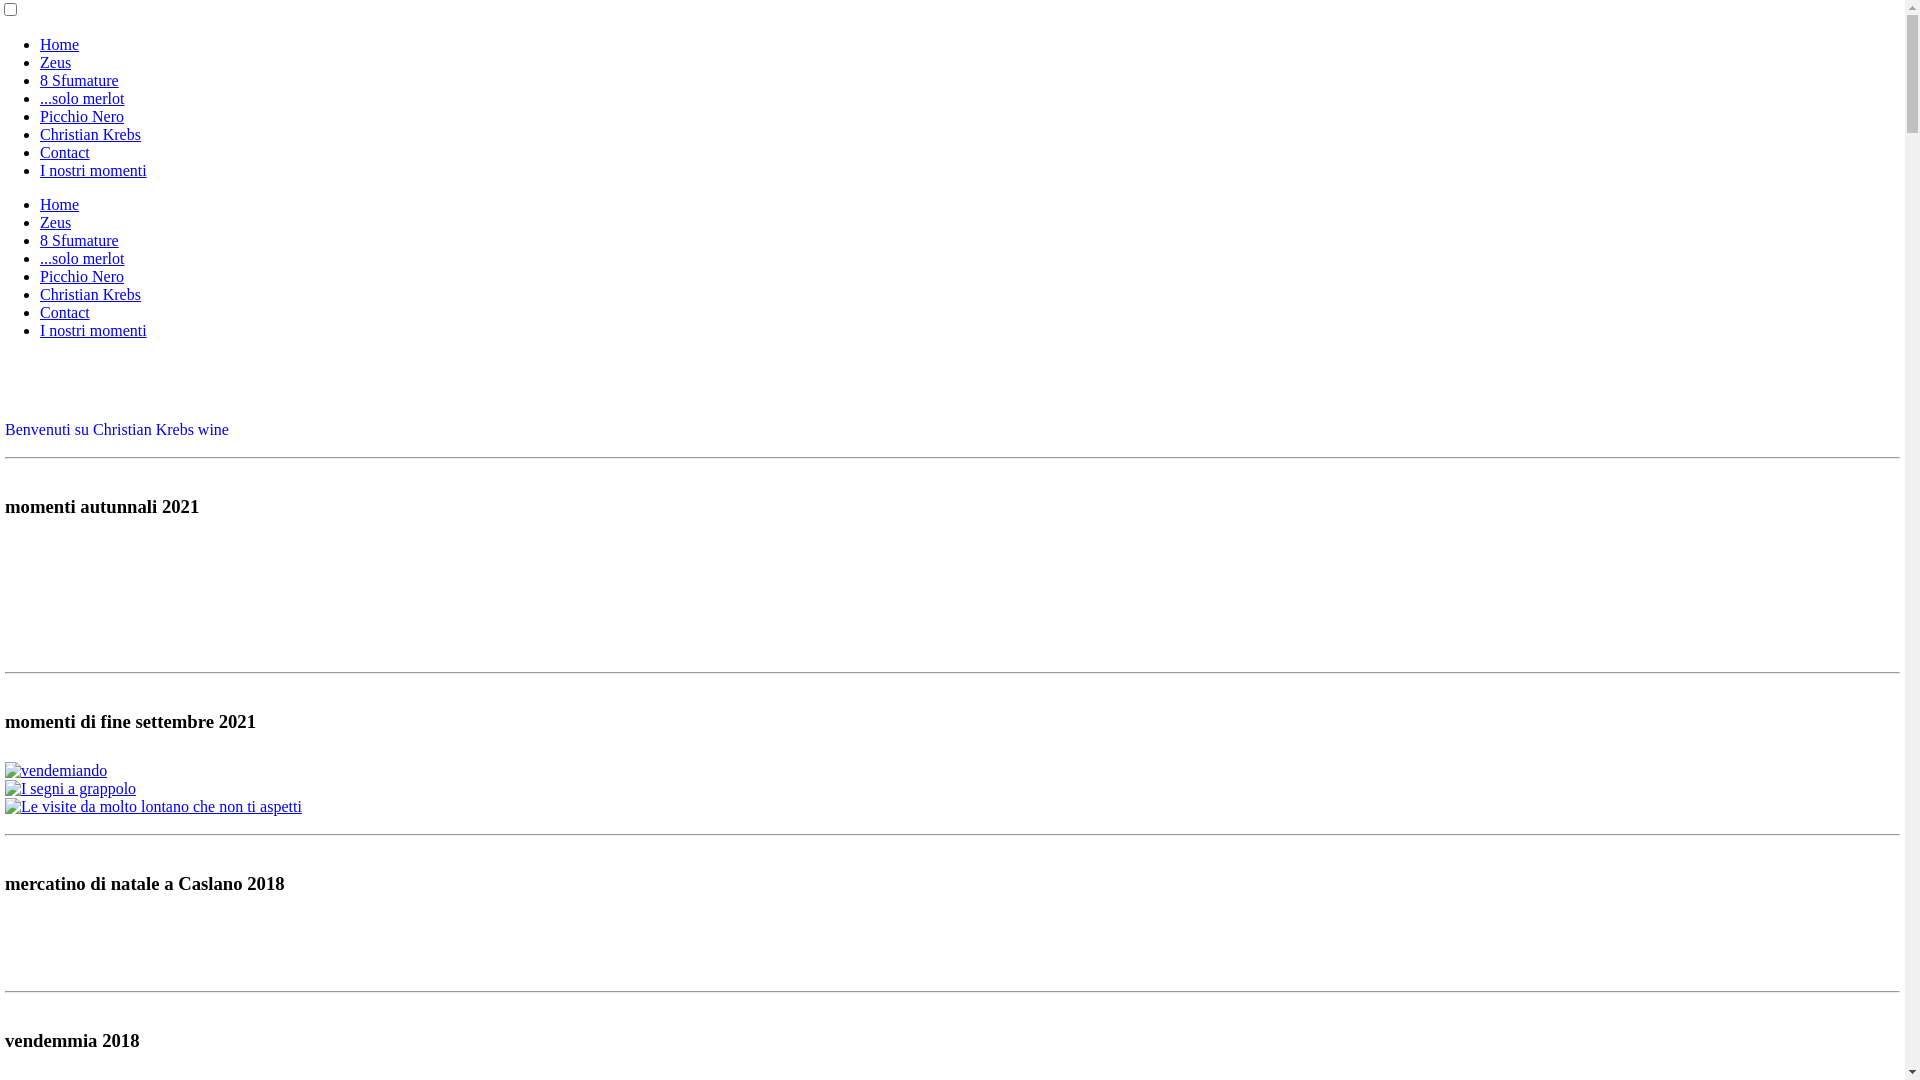 The image size is (1920, 1080). I want to click on '8 Sfumature', so click(79, 79).